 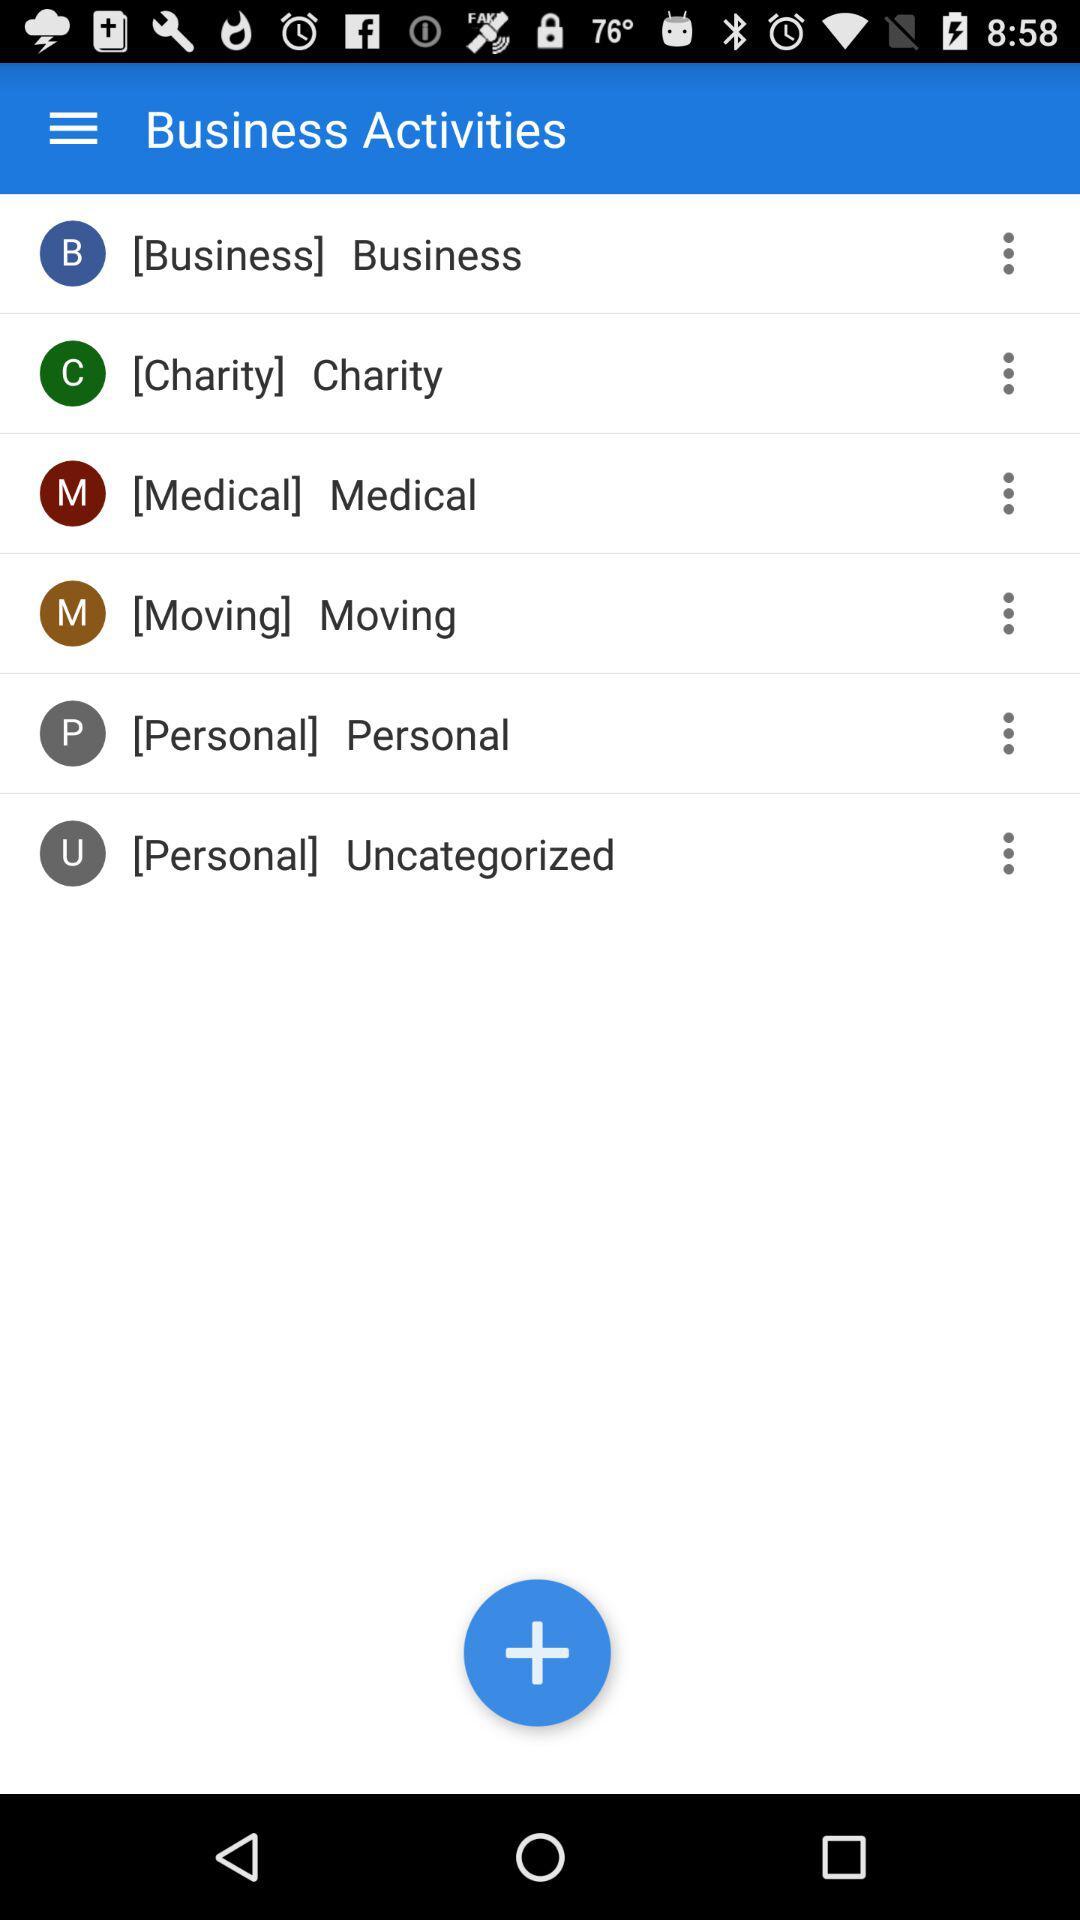 What do you see at coordinates (1015, 732) in the screenshot?
I see `more` at bounding box center [1015, 732].